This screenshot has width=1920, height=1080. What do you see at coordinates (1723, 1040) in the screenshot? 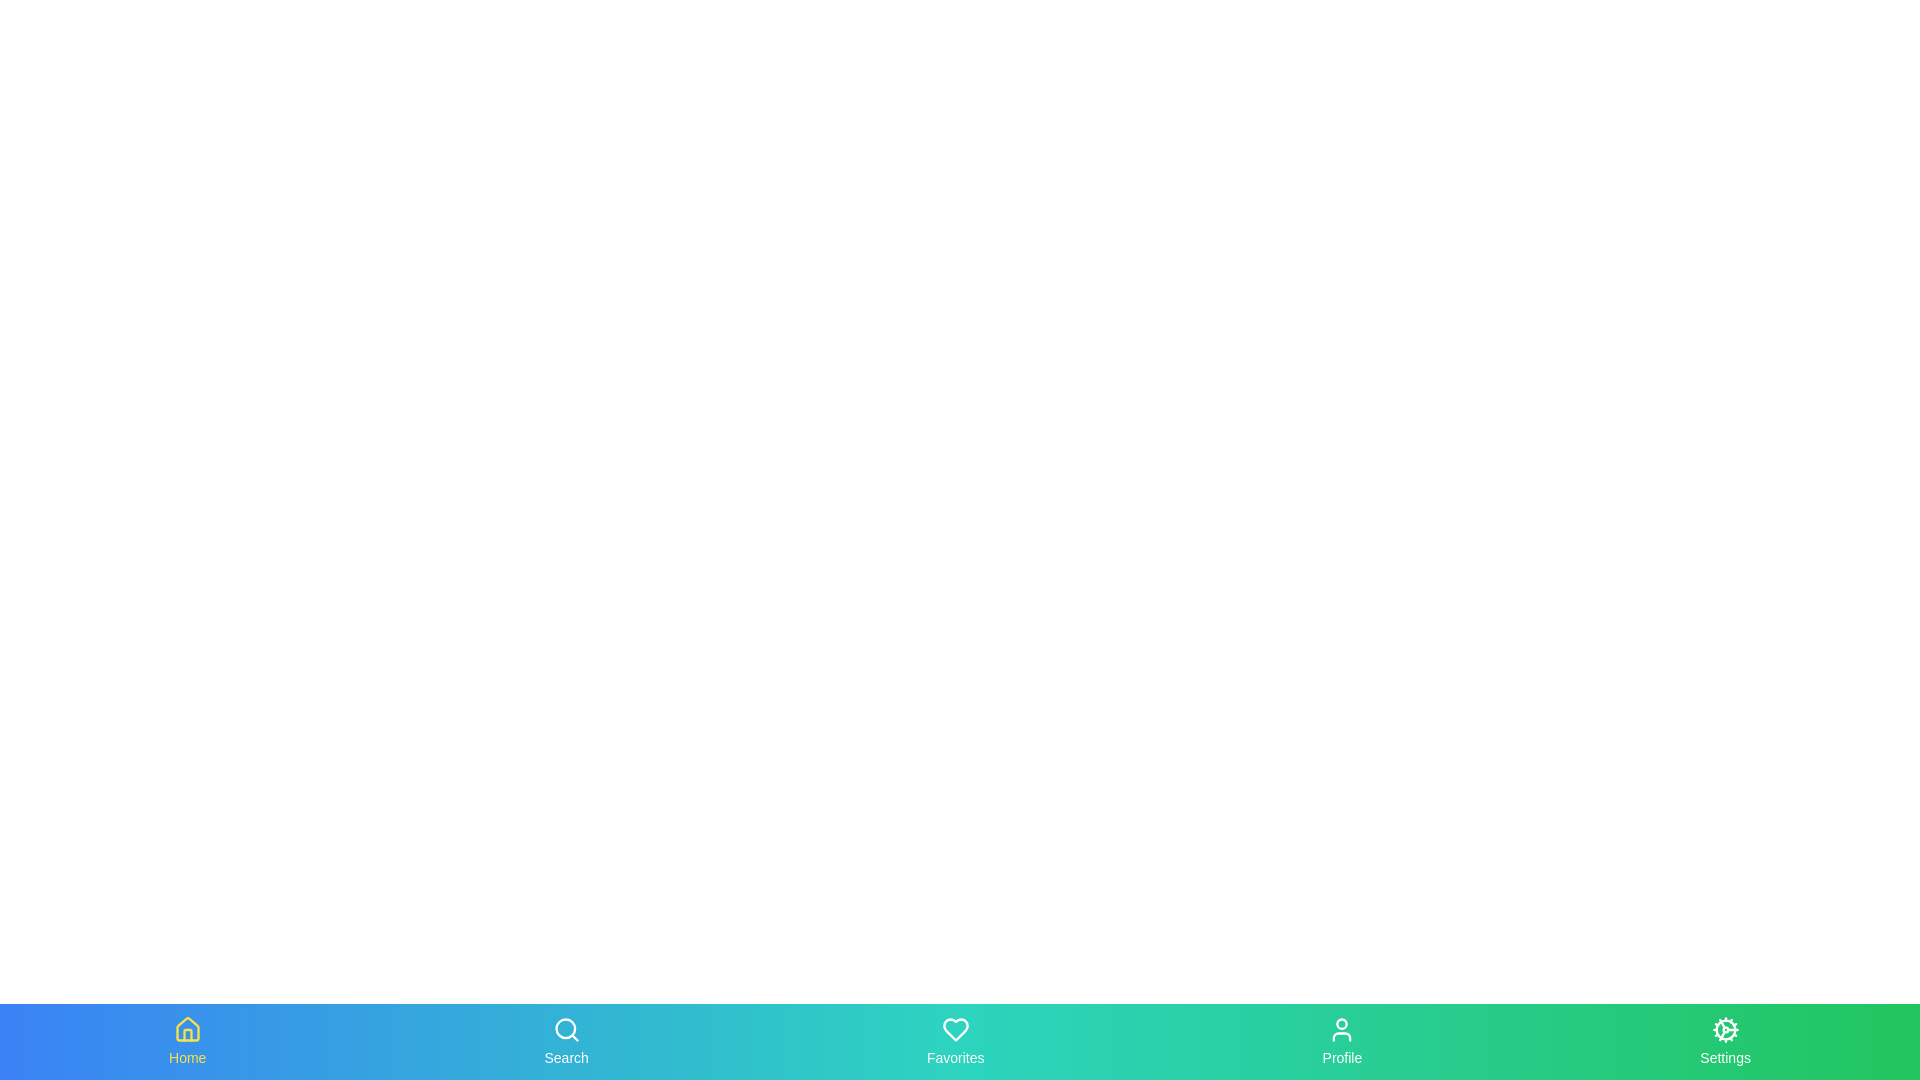
I see `the Settings tab in the bottom navigation` at bounding box center [1723, 1040].